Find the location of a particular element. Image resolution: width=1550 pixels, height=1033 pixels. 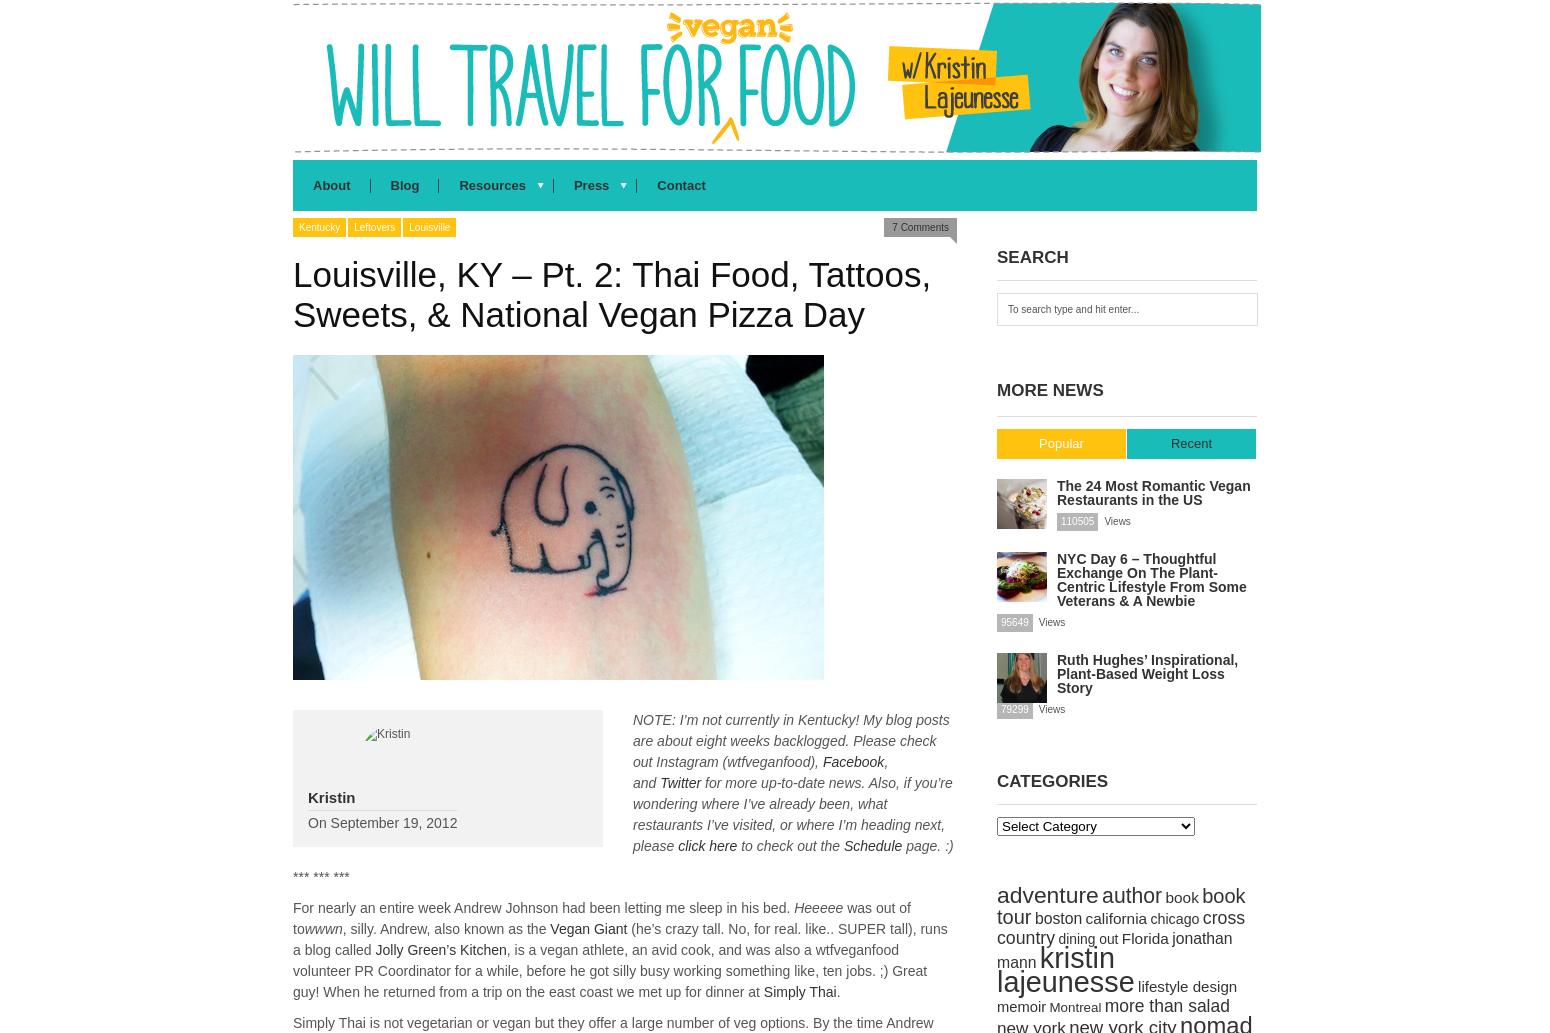

'adventure' is located at coordinates (1047, 893).